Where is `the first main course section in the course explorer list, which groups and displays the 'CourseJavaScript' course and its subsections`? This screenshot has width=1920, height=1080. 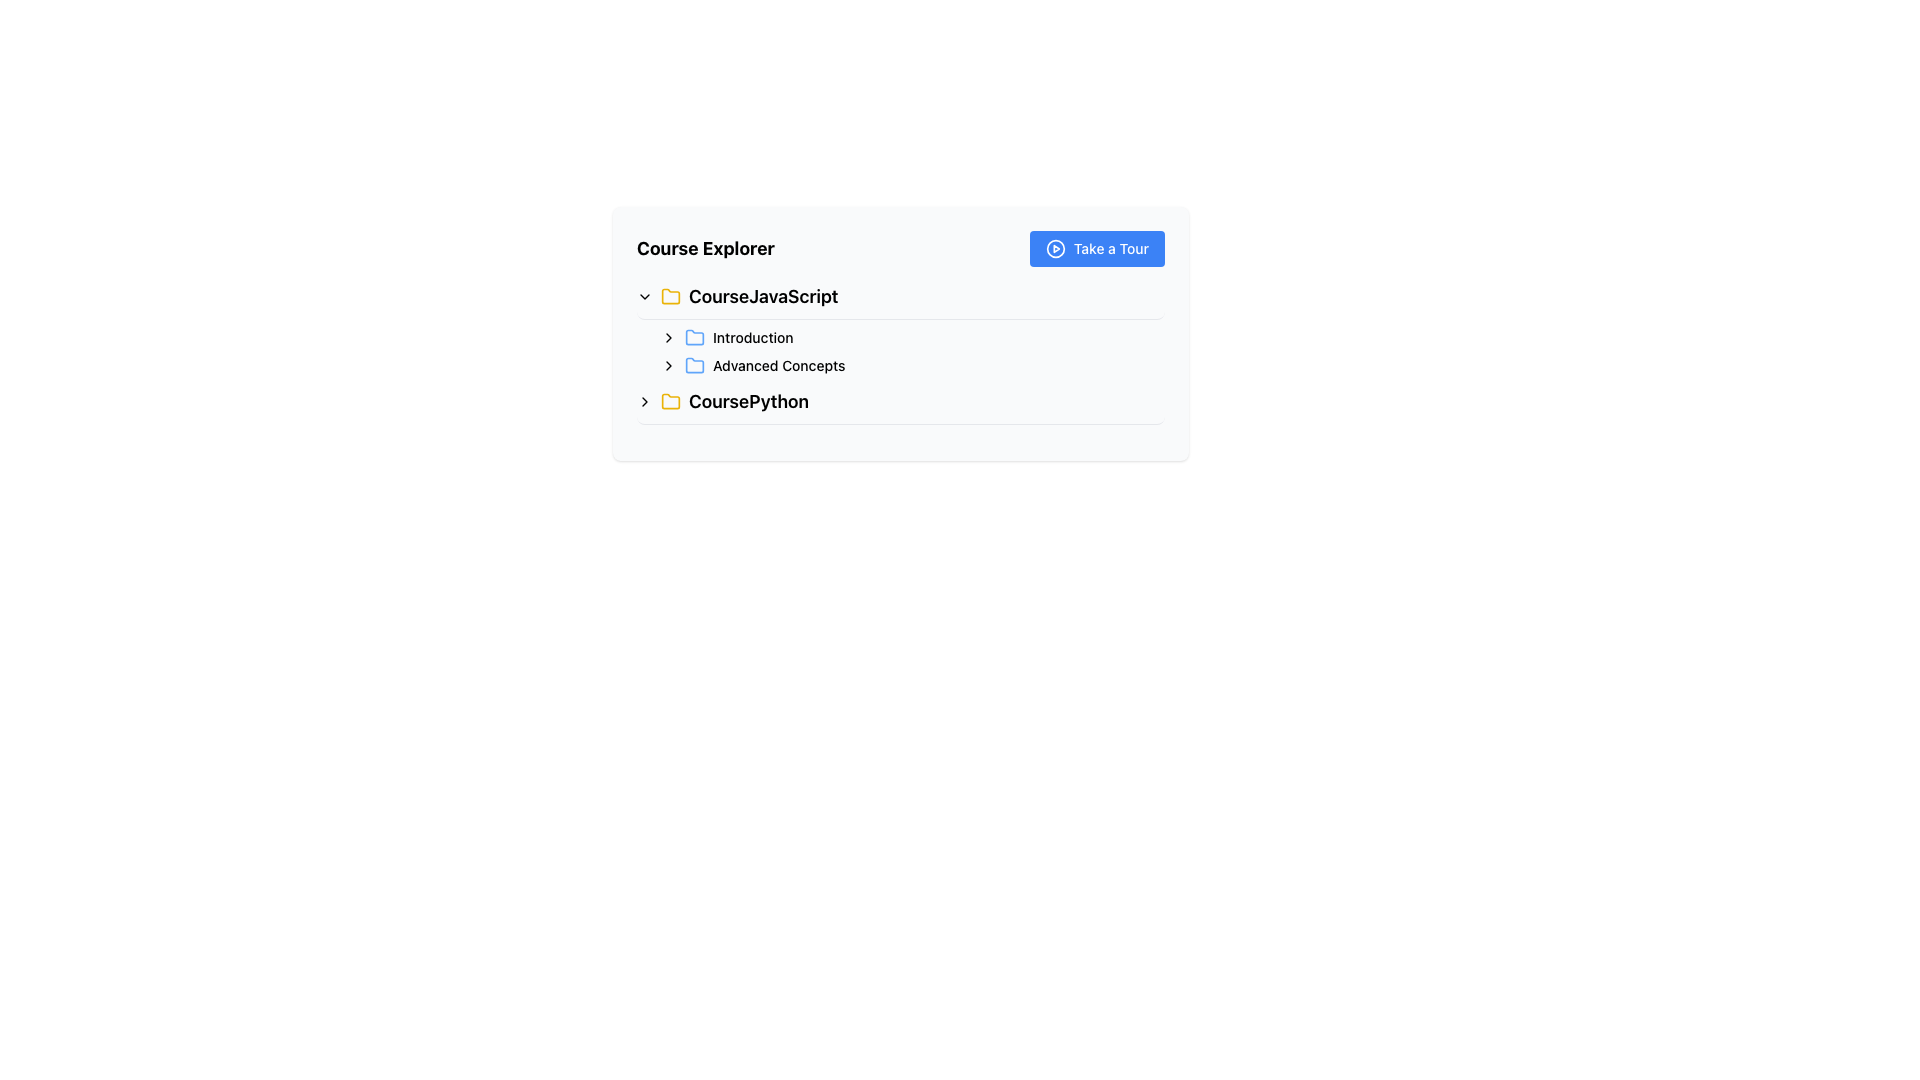
the first main course section in the course explorer list, which groups and displays the 'CourseJavaScript' course and its subsections is located at coordinates (900, 328).